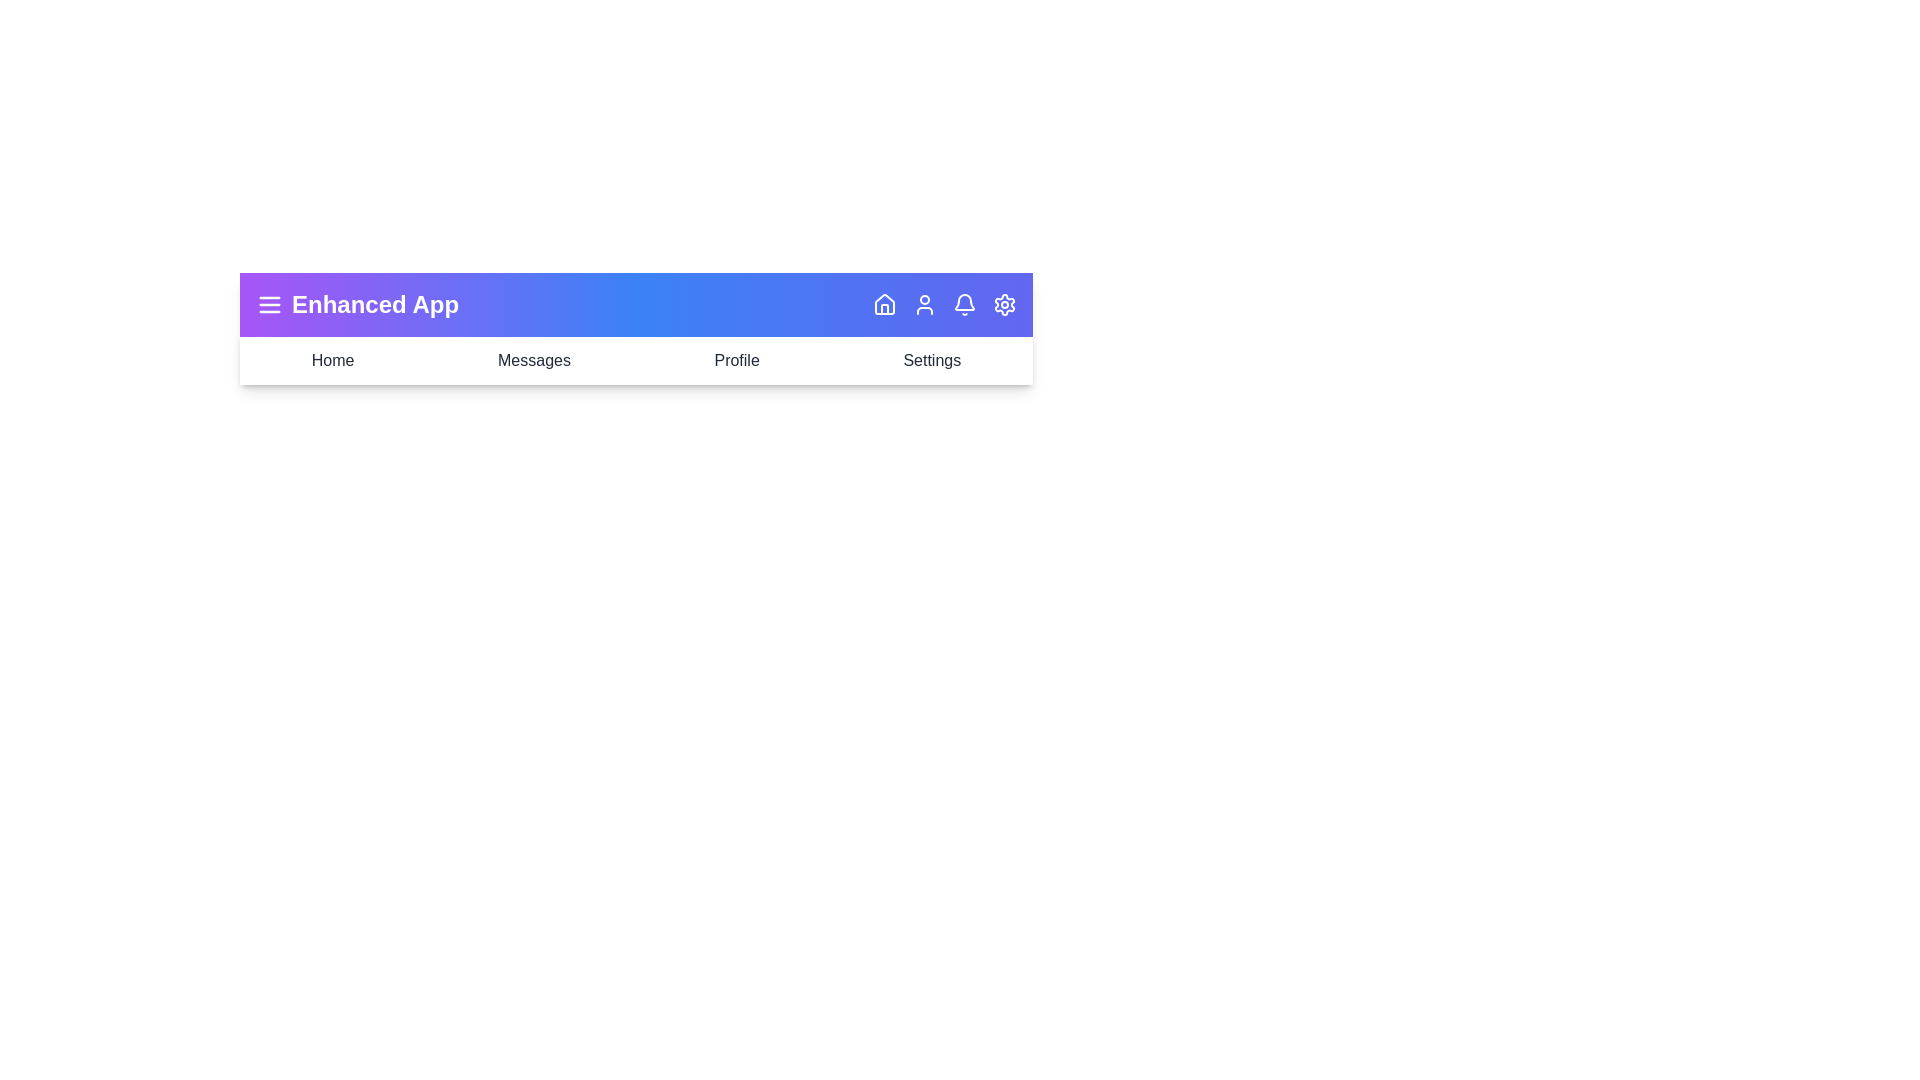 The image size is (1920, 1080). Describe the element at coordinates (930, 361) in the screenshot. I see `the navigation item labeled Settings to navigate to that section` at that location.